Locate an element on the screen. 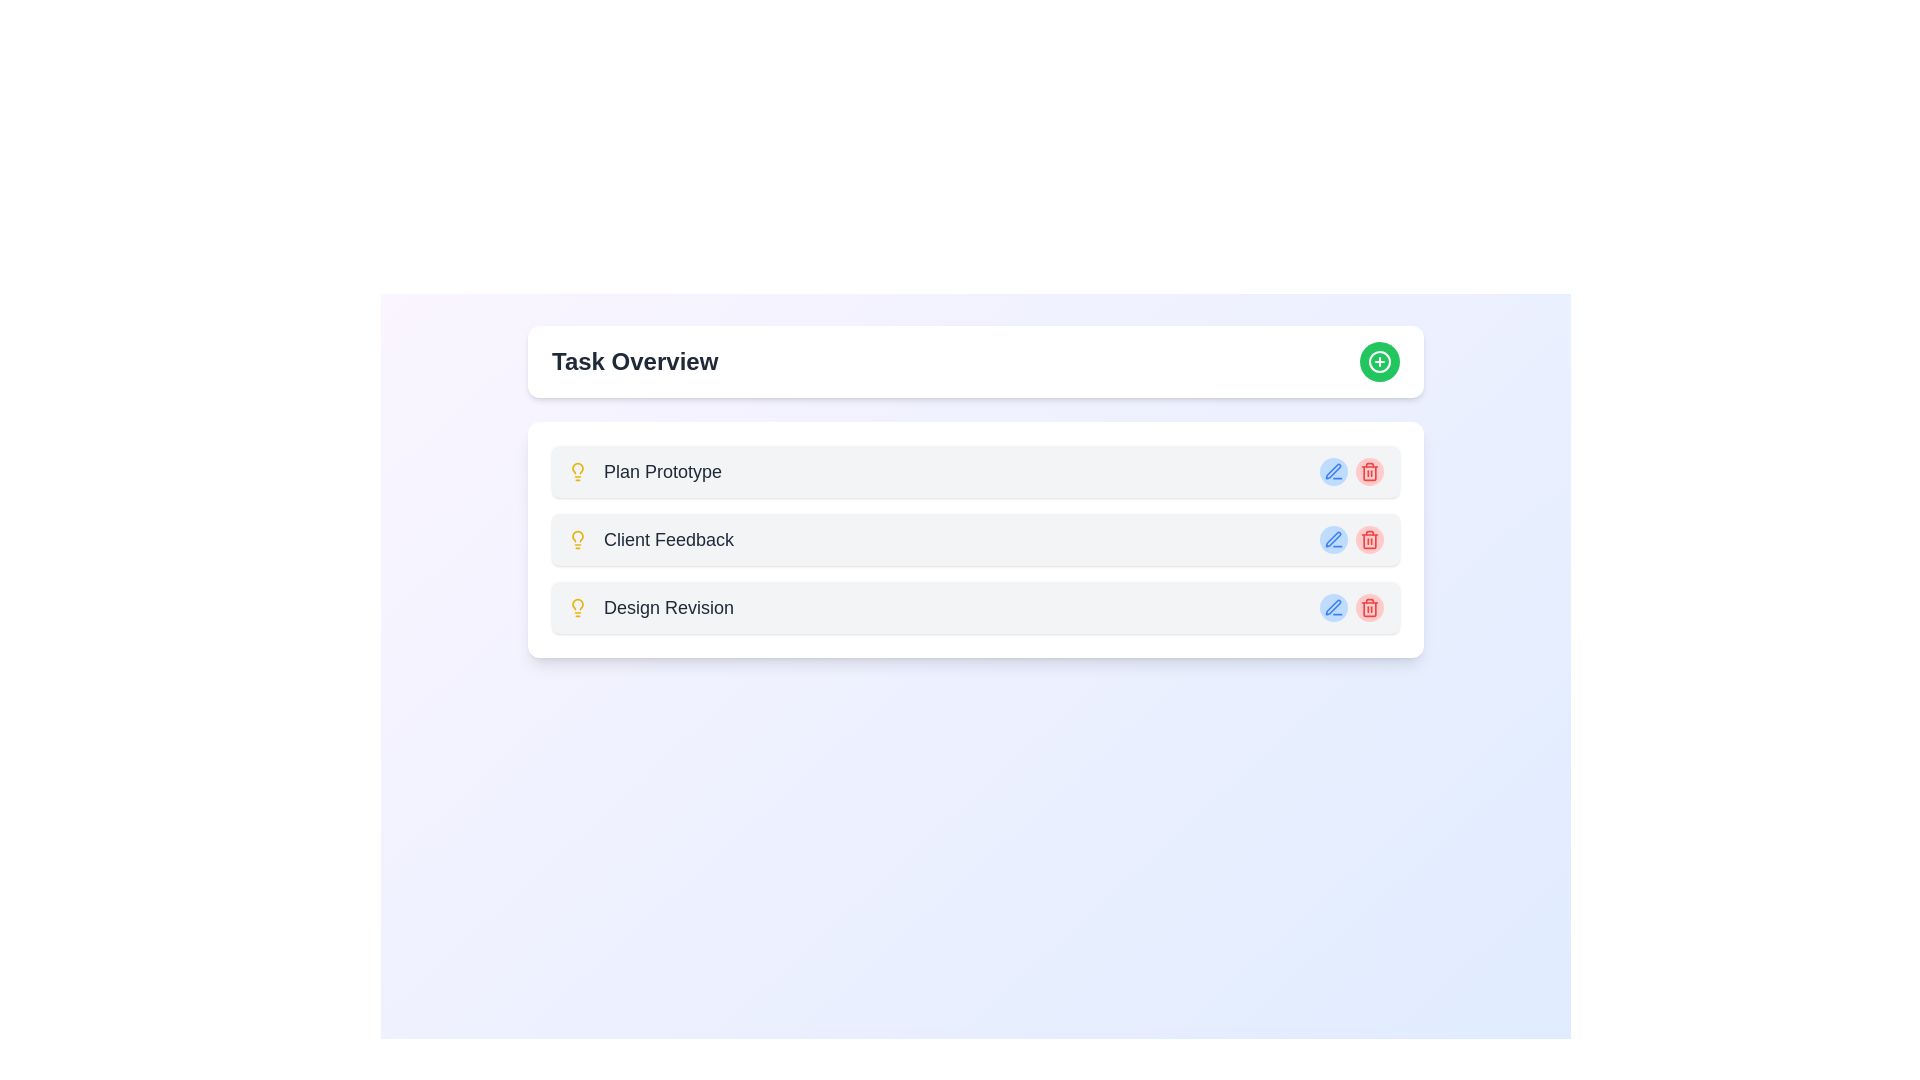 The height and width of the screenshot is (1080, 1920). text from the Text Label that serves as a heading for the task management panel, located at the top-left corner and preceding a green circular button is located at coordinates (634, 362).